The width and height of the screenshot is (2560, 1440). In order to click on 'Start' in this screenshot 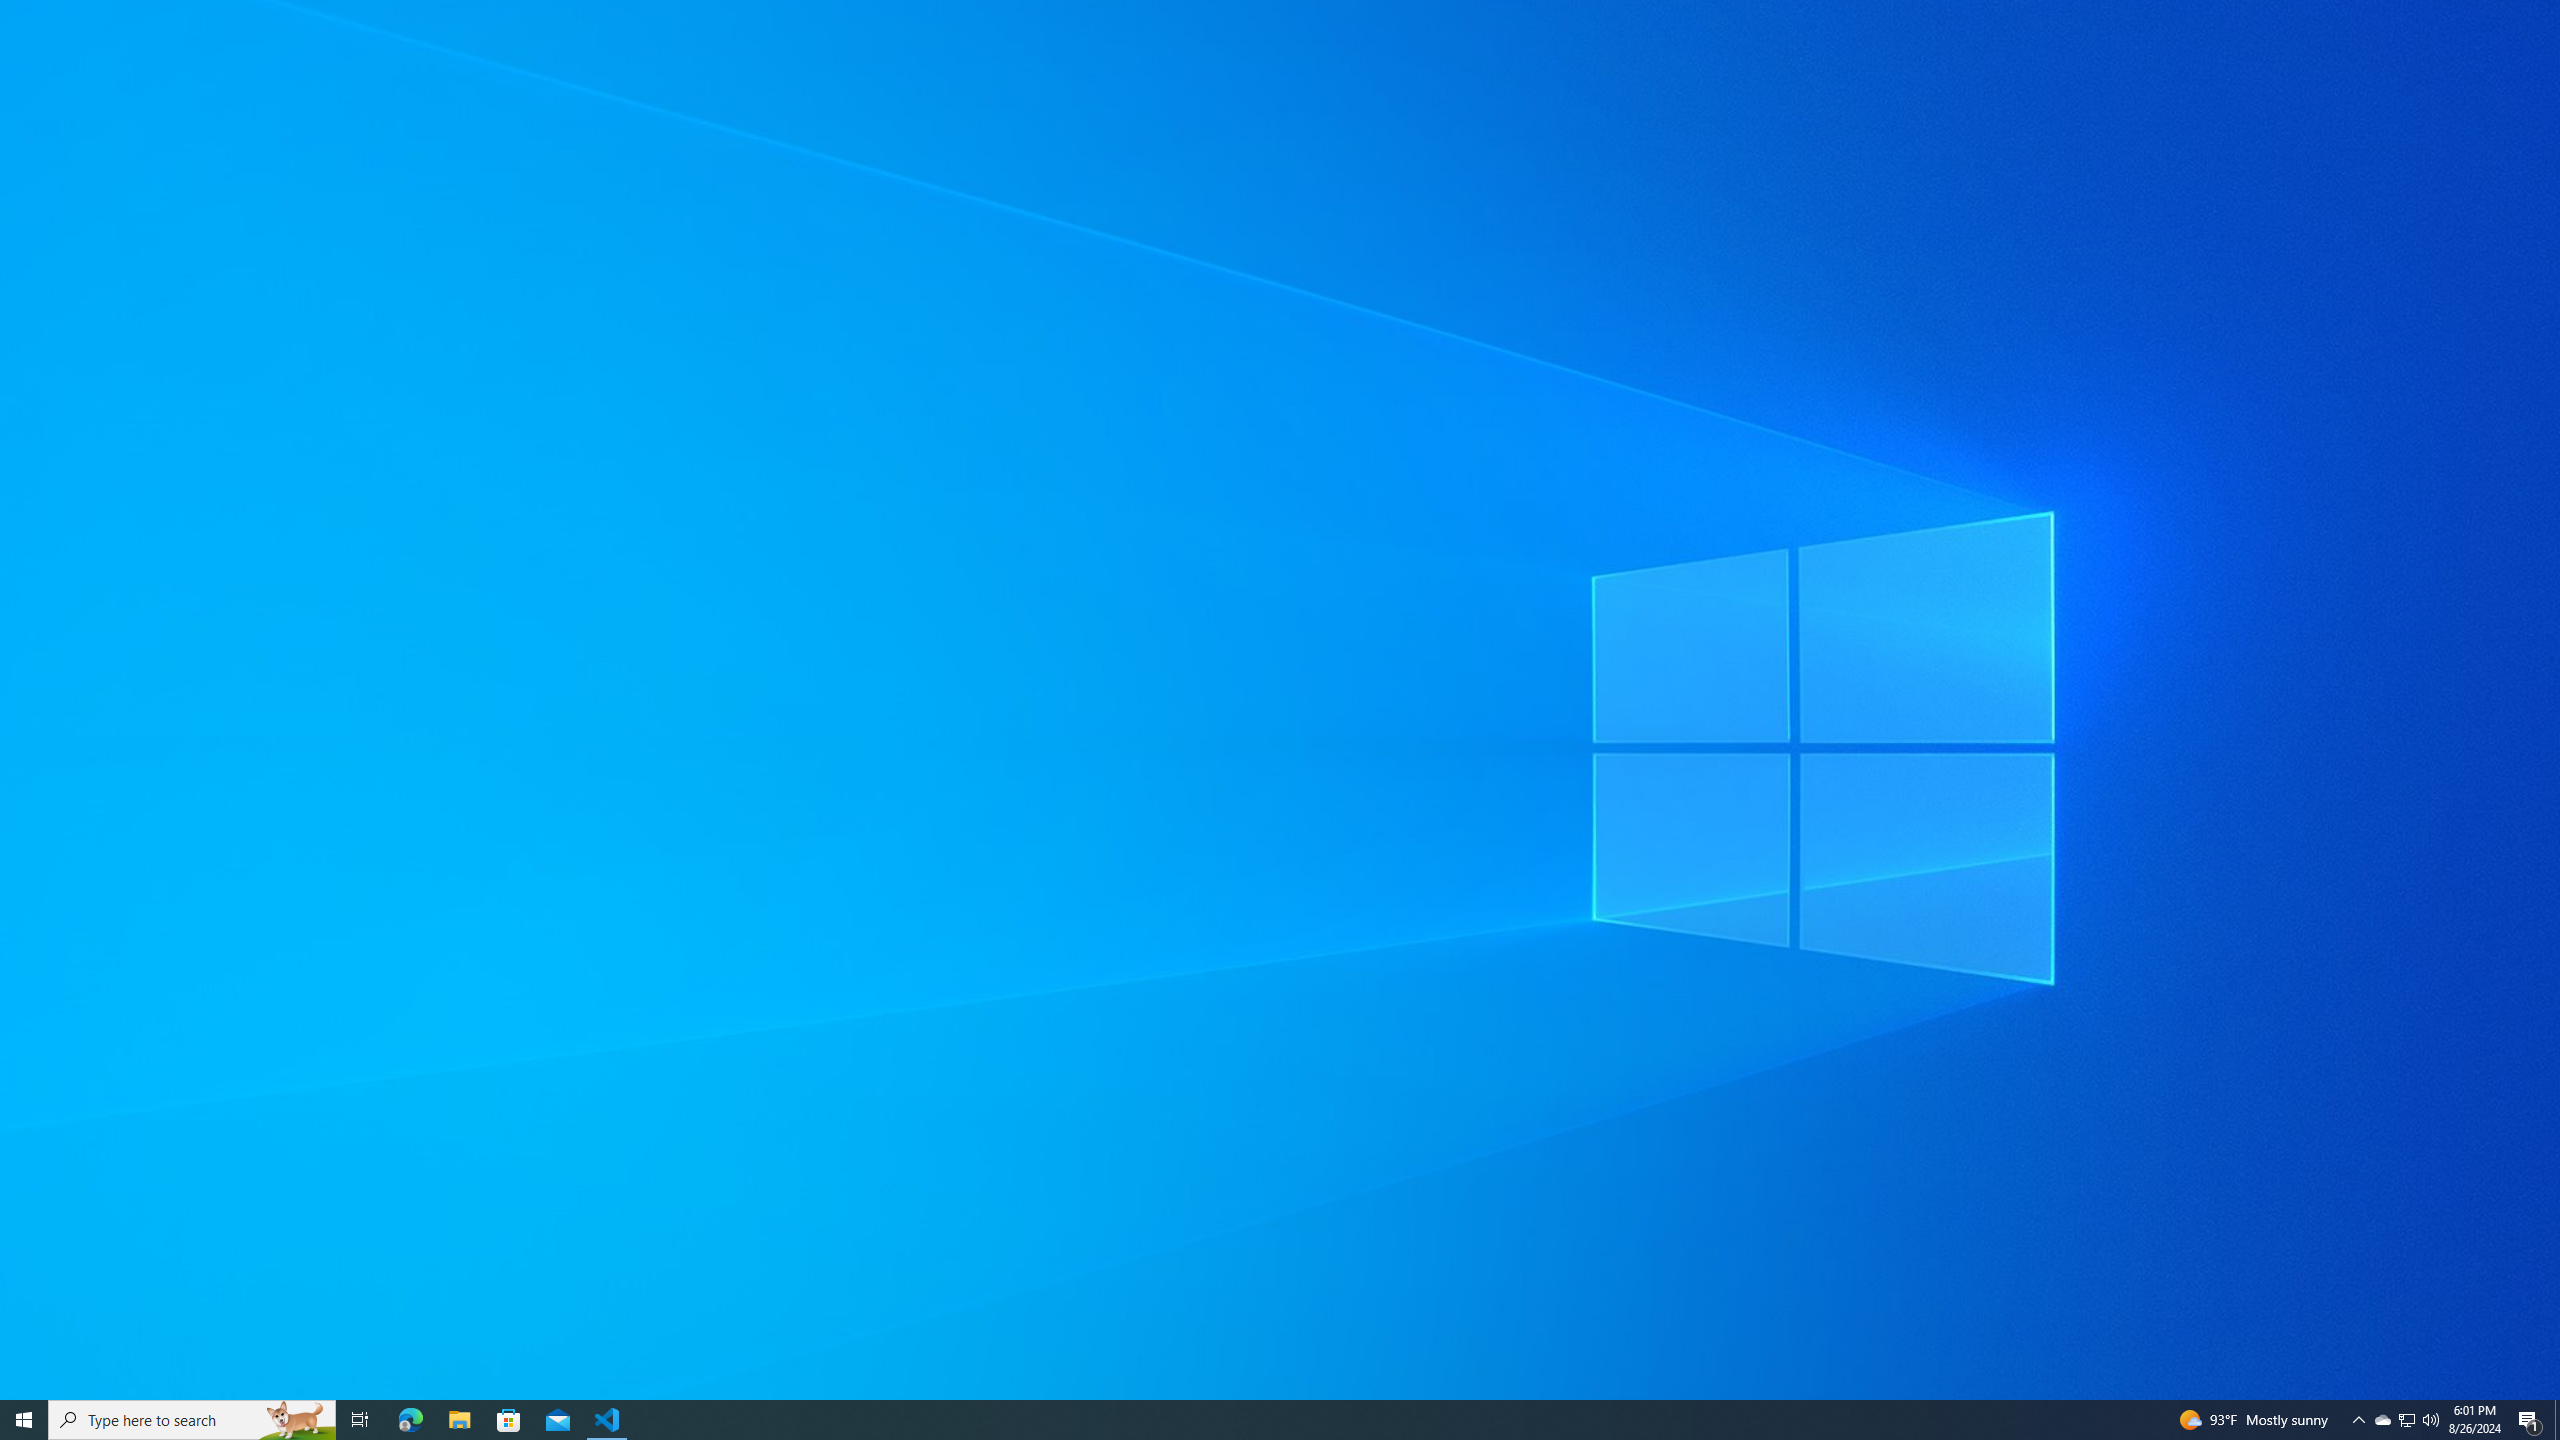, I will do `click(24, 1418)`.